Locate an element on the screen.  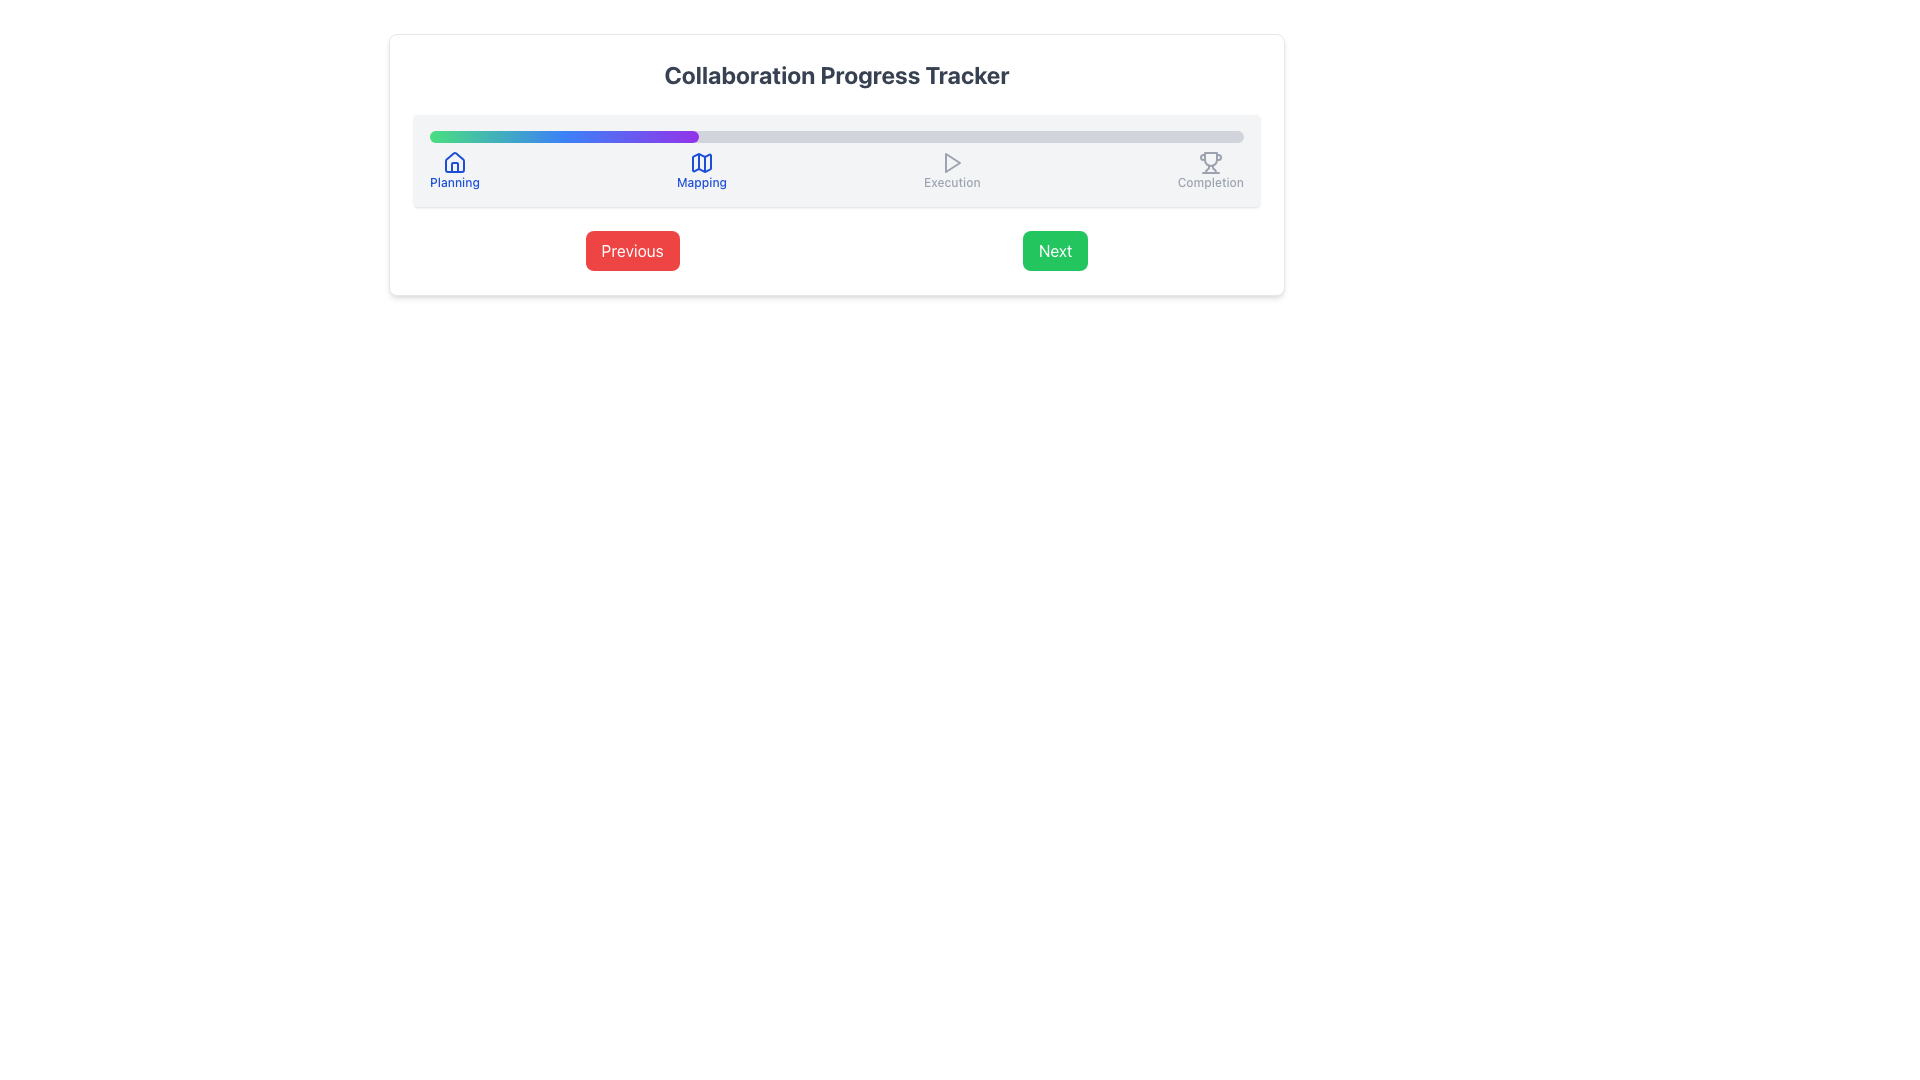
the 'Mapping' stage icon in the progress tracker, which is the second element in the horizontal sequence of stage indicators is located at coordinates (701, 161).